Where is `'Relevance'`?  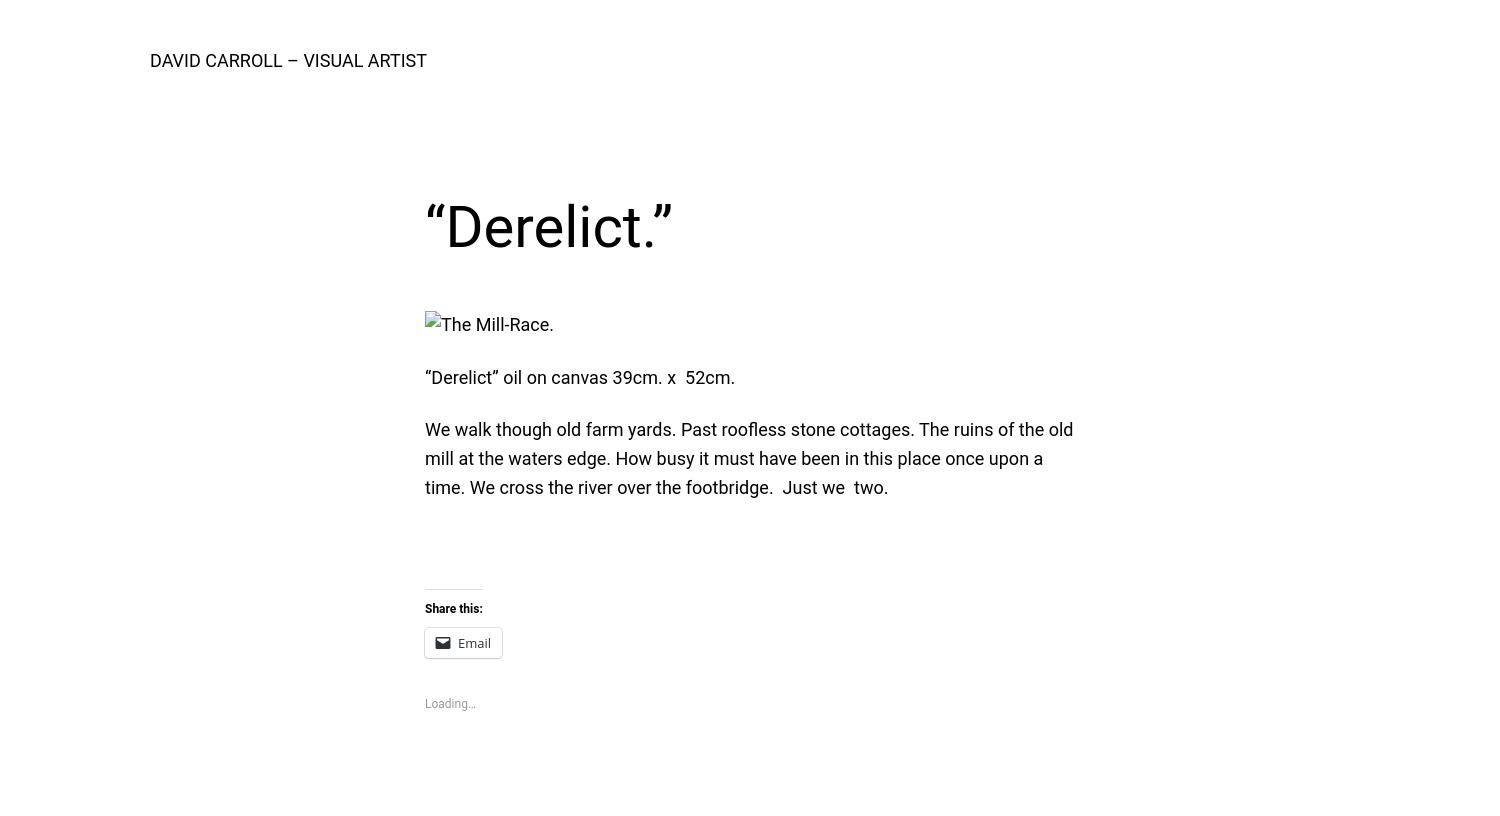
'Relevance' is located at coordinates (909, 132).